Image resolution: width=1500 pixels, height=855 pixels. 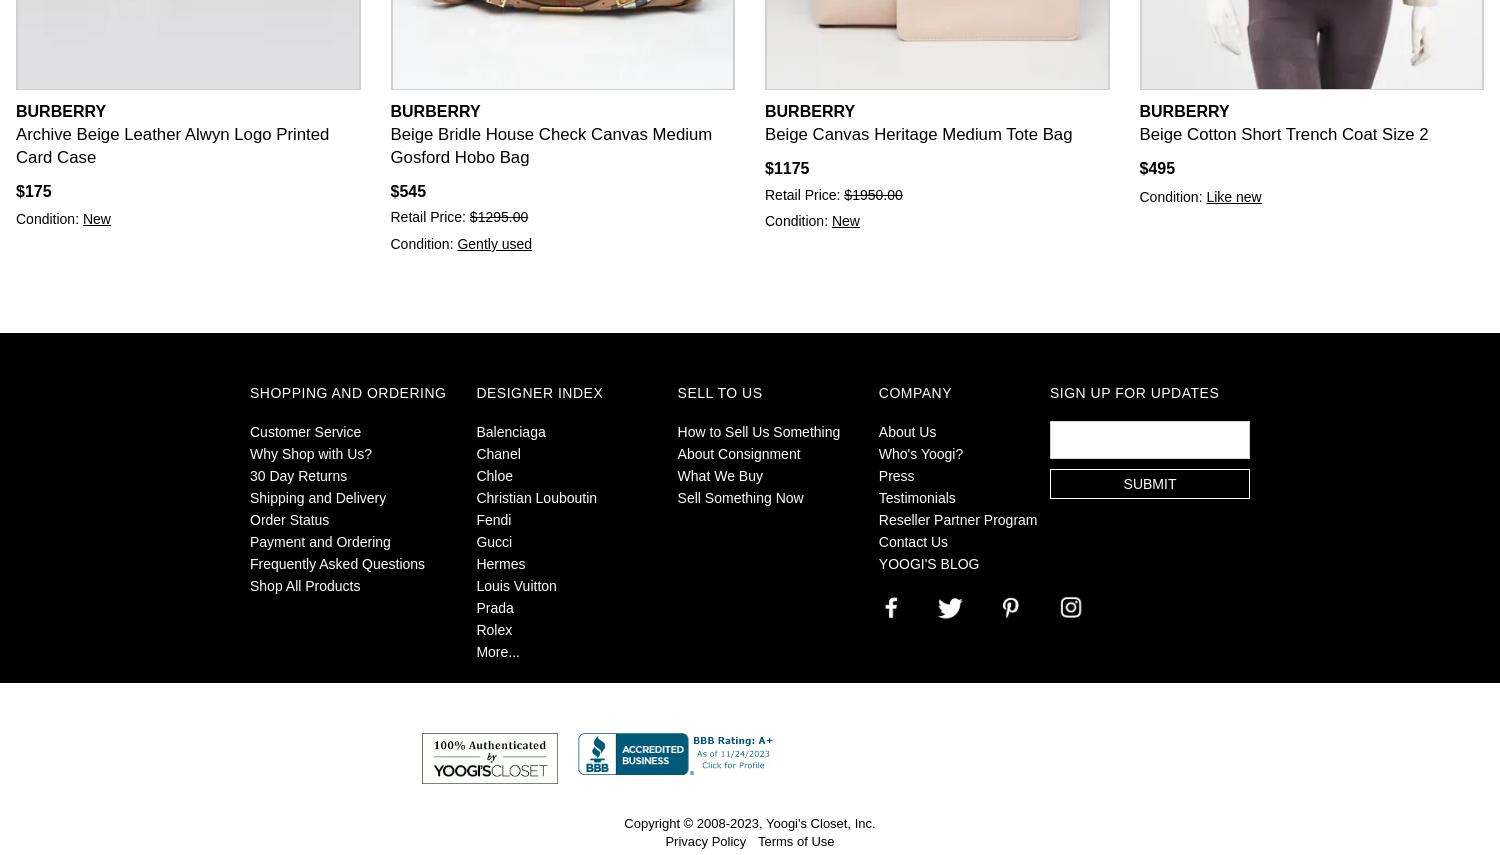 I want to click on 'Gucci', so click(x=474, y=541).